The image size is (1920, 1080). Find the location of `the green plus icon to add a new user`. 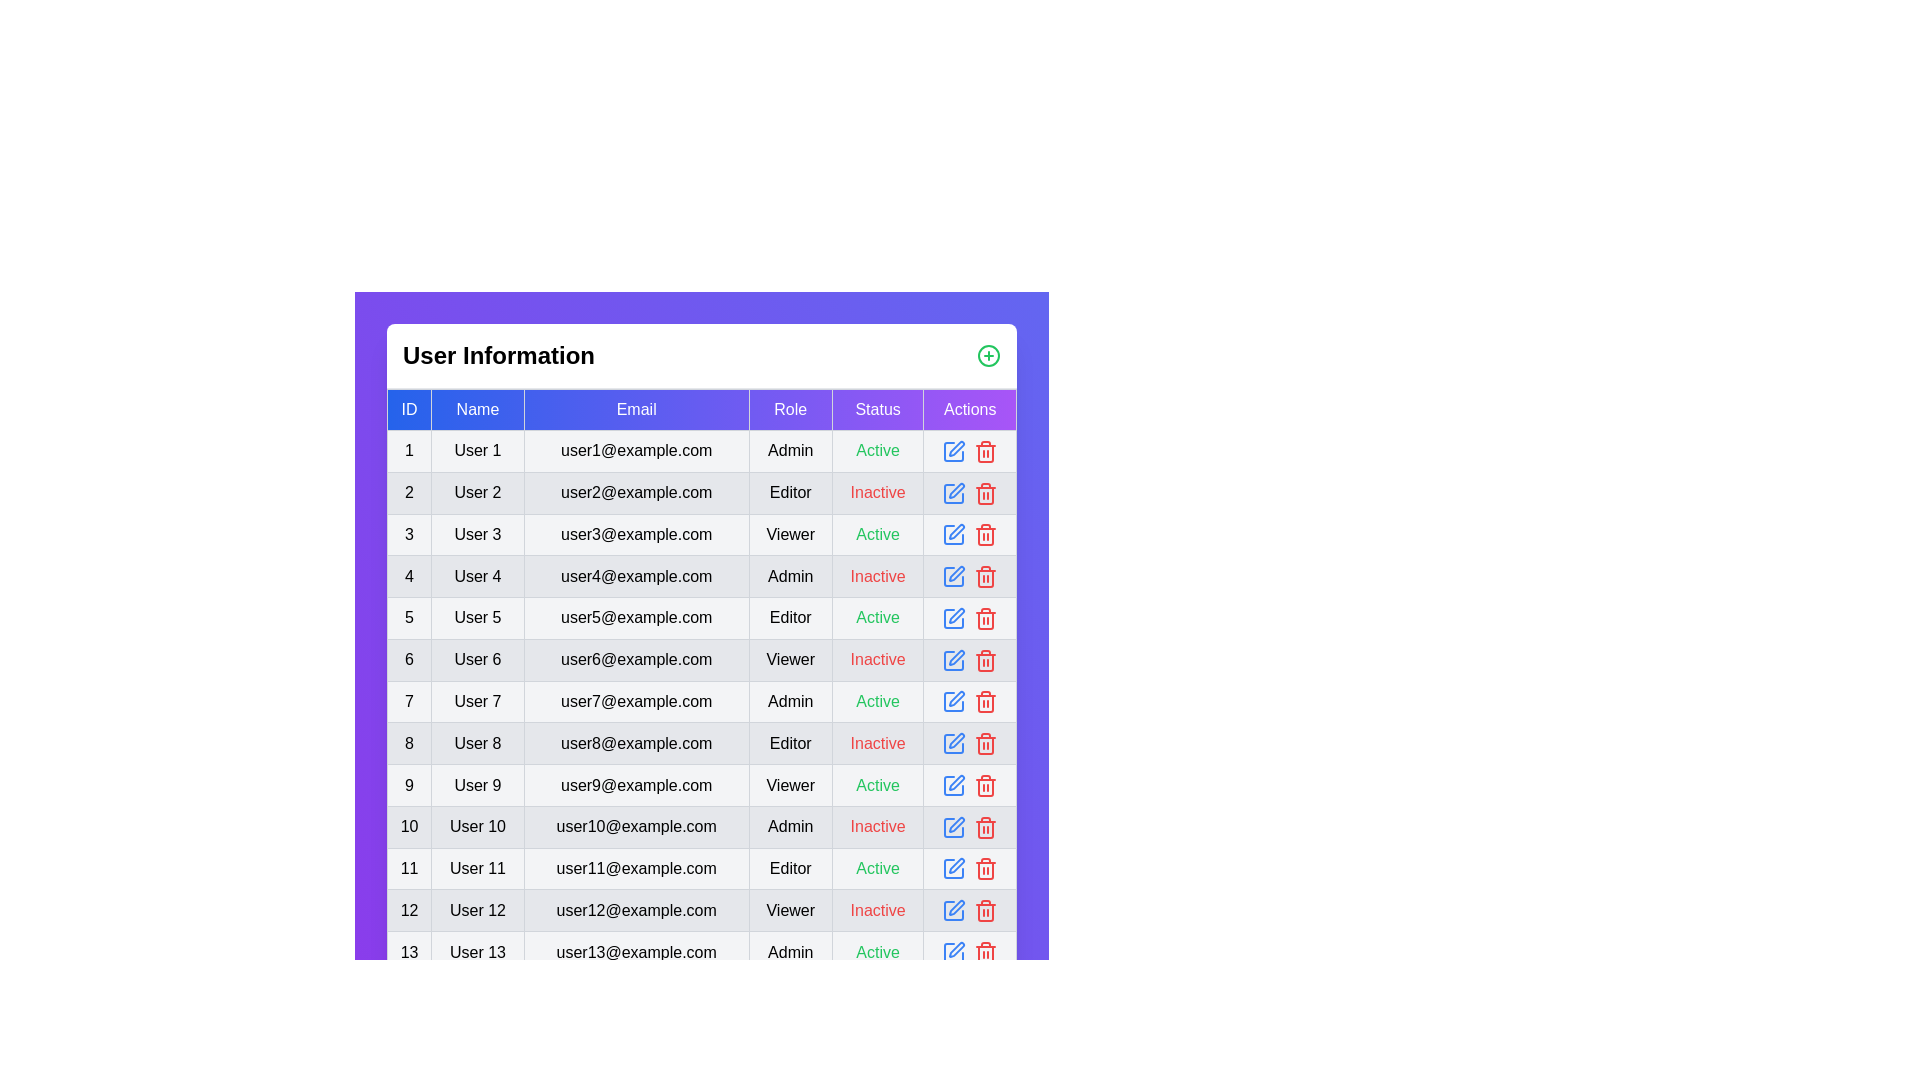

the green plus icon to add a new user is located at coordinates (988, 354).